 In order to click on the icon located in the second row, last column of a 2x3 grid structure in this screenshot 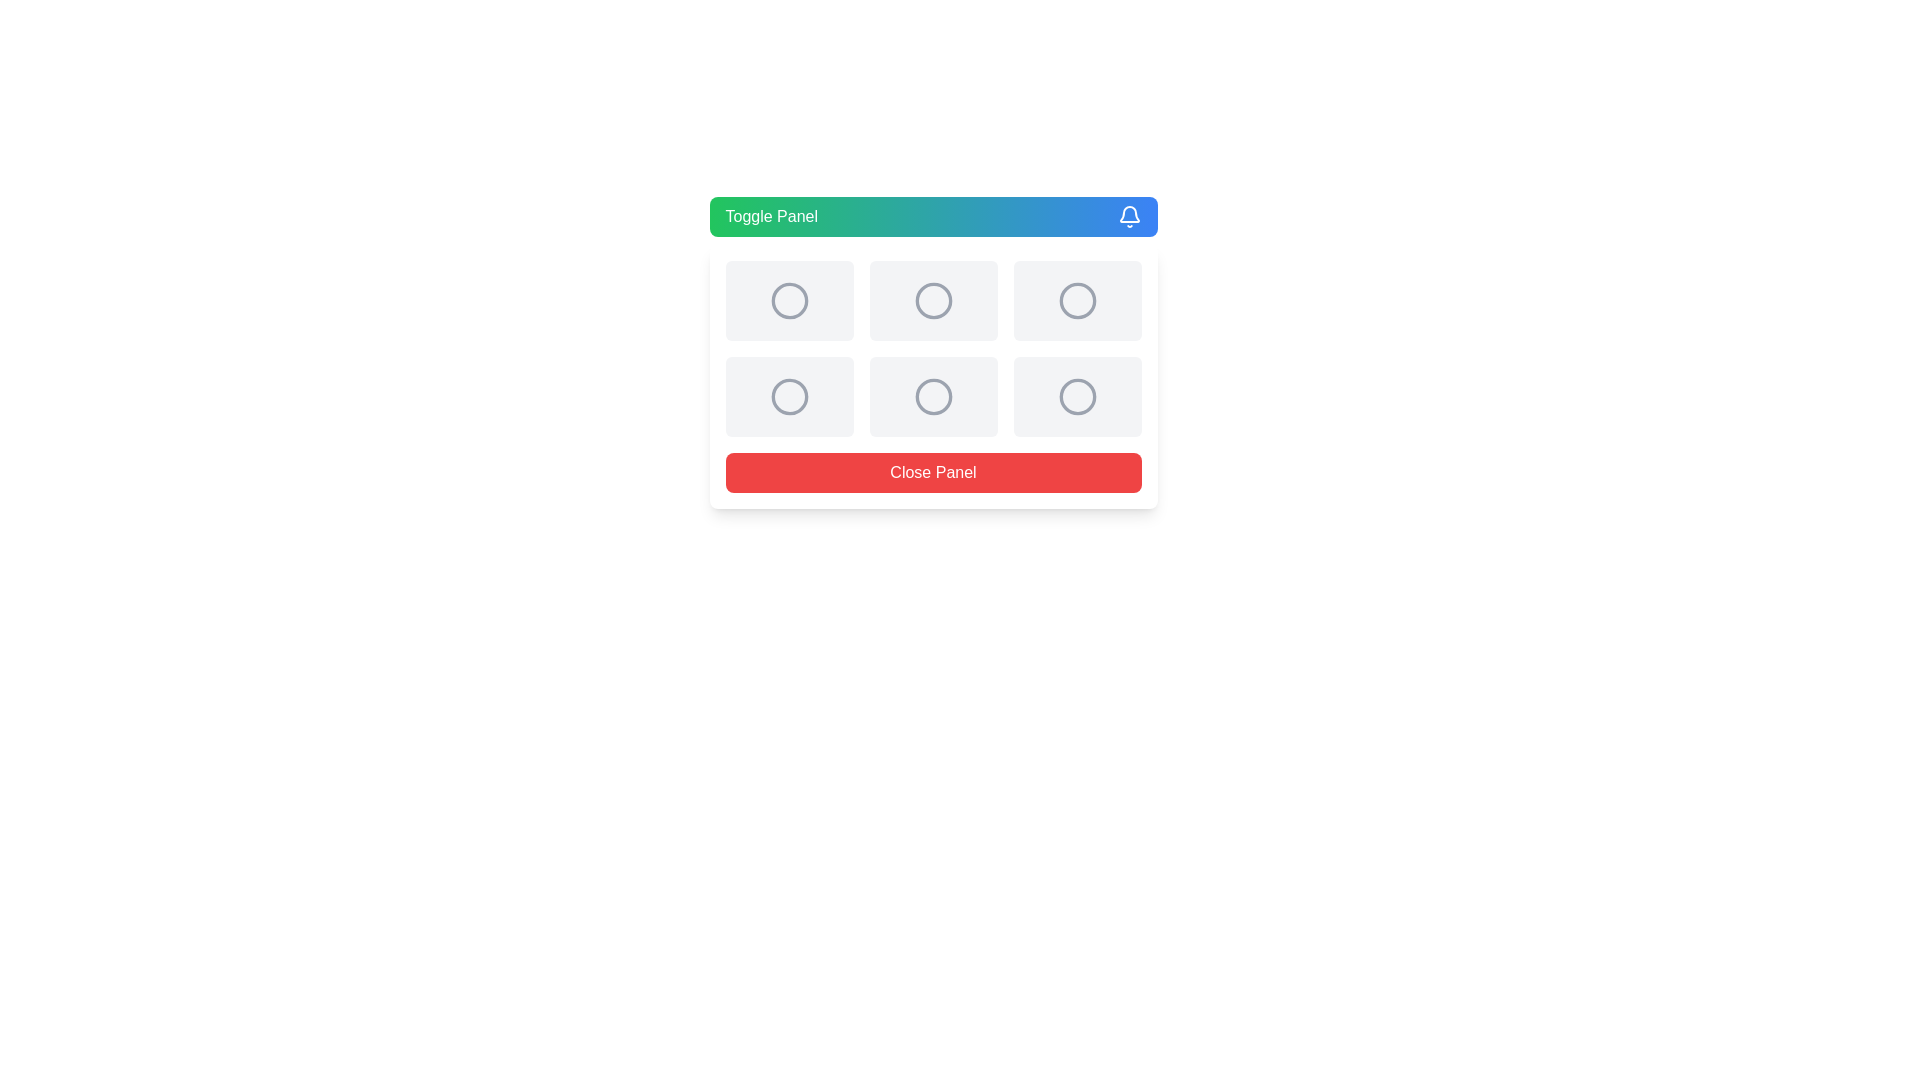, I will do `click(1076, 397)`.